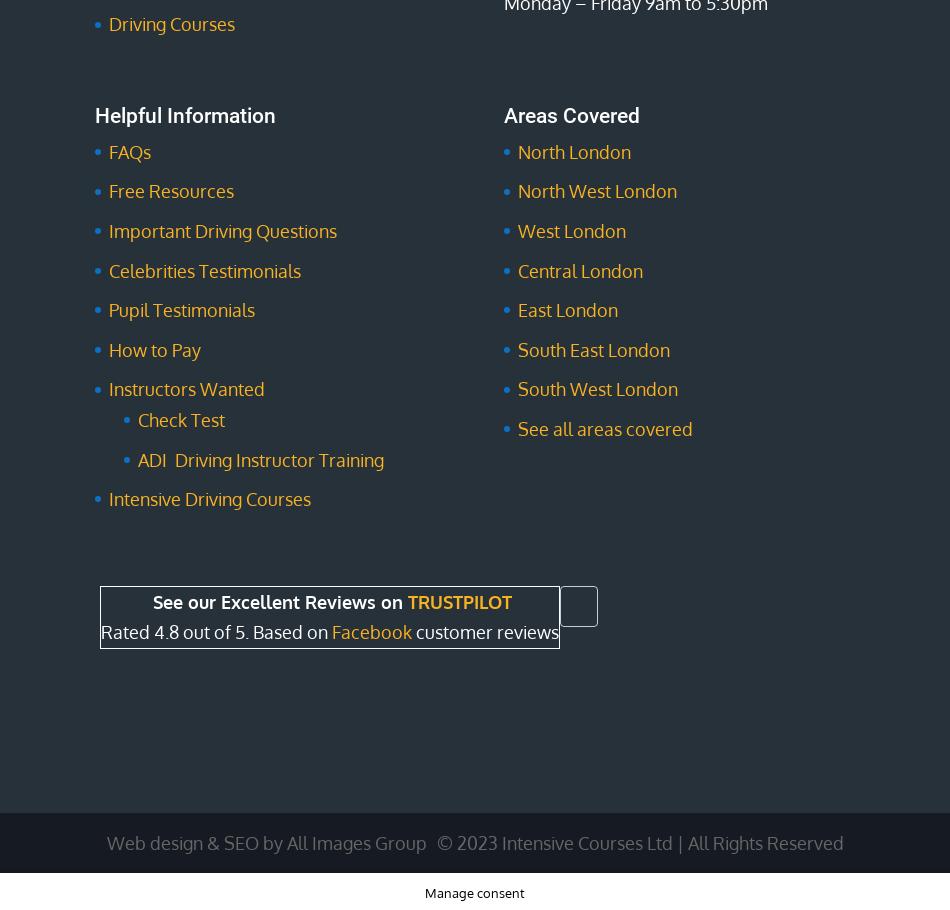  I want to click on 'Driving Courses', so click(108, 23).